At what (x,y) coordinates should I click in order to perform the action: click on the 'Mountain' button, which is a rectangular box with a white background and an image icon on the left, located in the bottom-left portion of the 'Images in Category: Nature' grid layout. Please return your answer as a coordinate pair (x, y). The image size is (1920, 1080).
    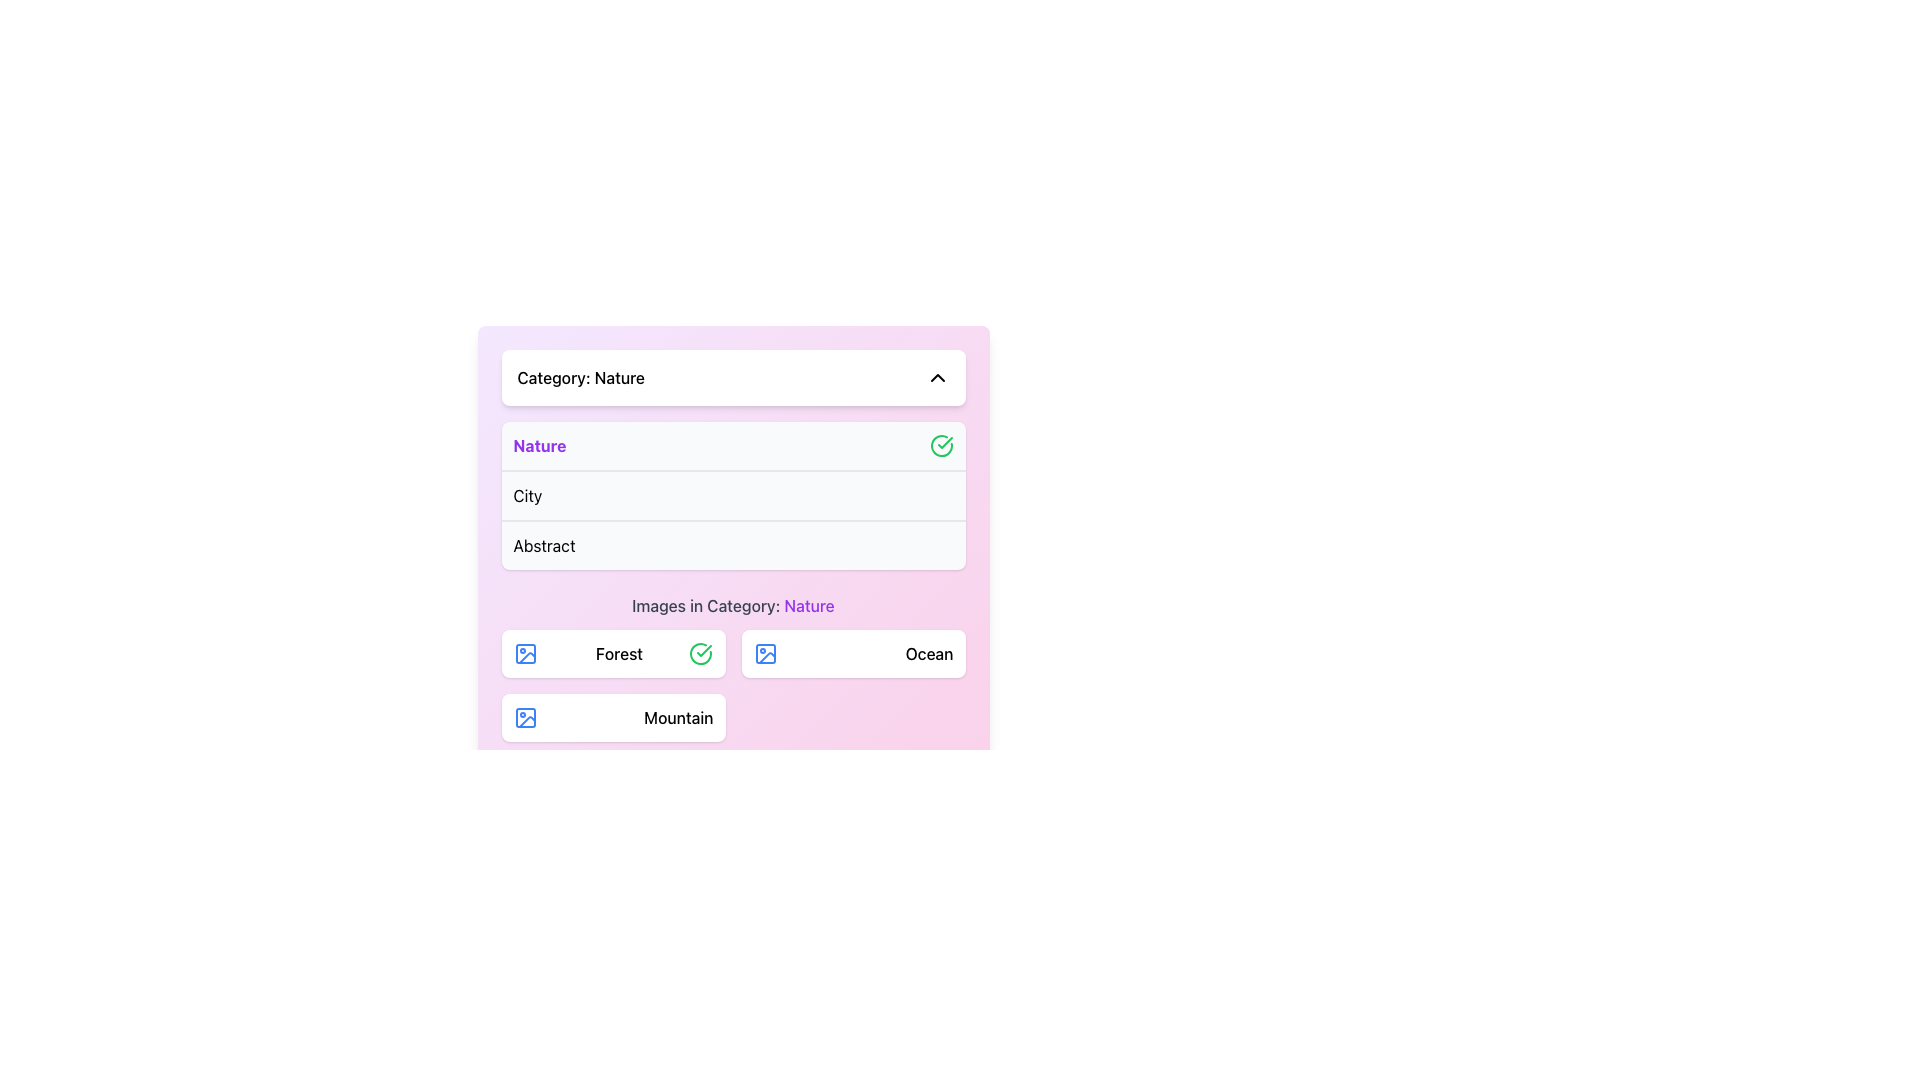
    Looking at the image, I should click on (612, 716).